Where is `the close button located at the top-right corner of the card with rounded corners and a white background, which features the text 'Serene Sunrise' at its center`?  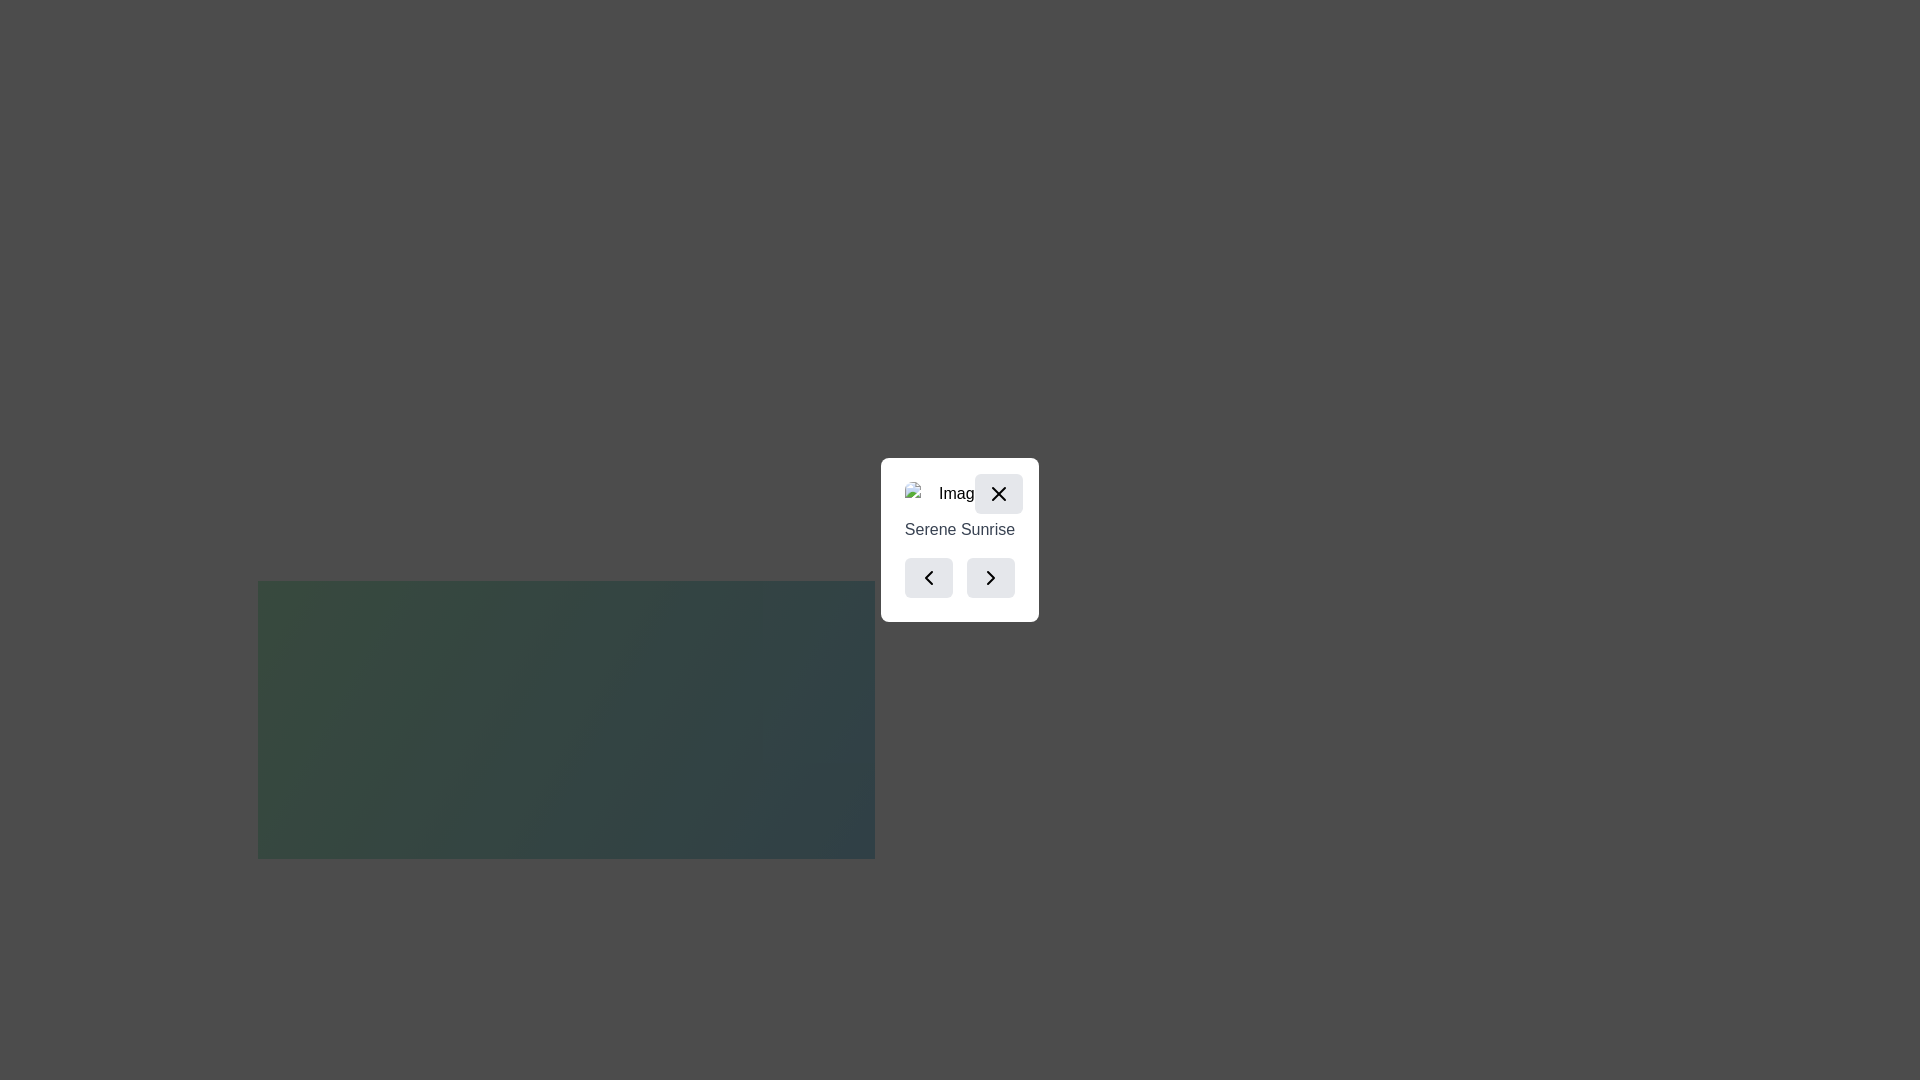 the close button located at the top-right corner of the card with rounded corners and a white background, which features the text 'Serene Sunrise' at its center is located at coordinates (999, 493).